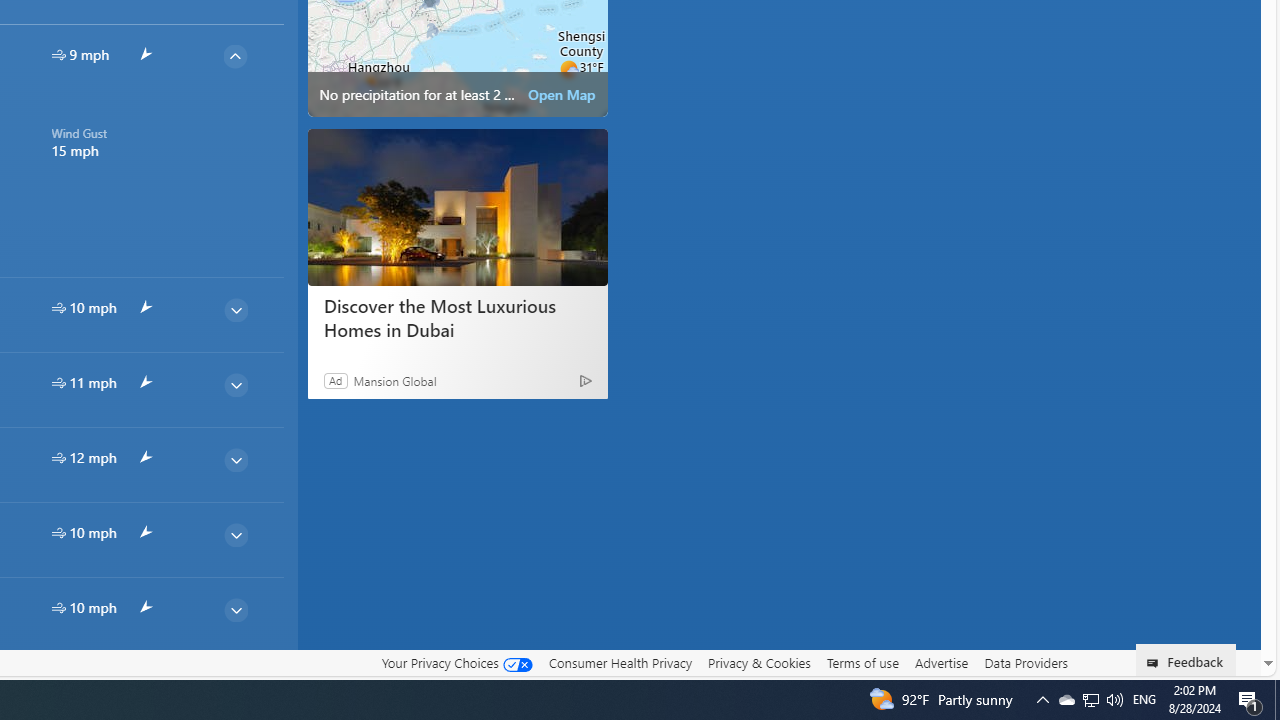  Describe the element at coordinates (1156, 663) in the screenshot. I see `'Class: feedback_link_icon-DS-EntryPoint1-1'` at that location.